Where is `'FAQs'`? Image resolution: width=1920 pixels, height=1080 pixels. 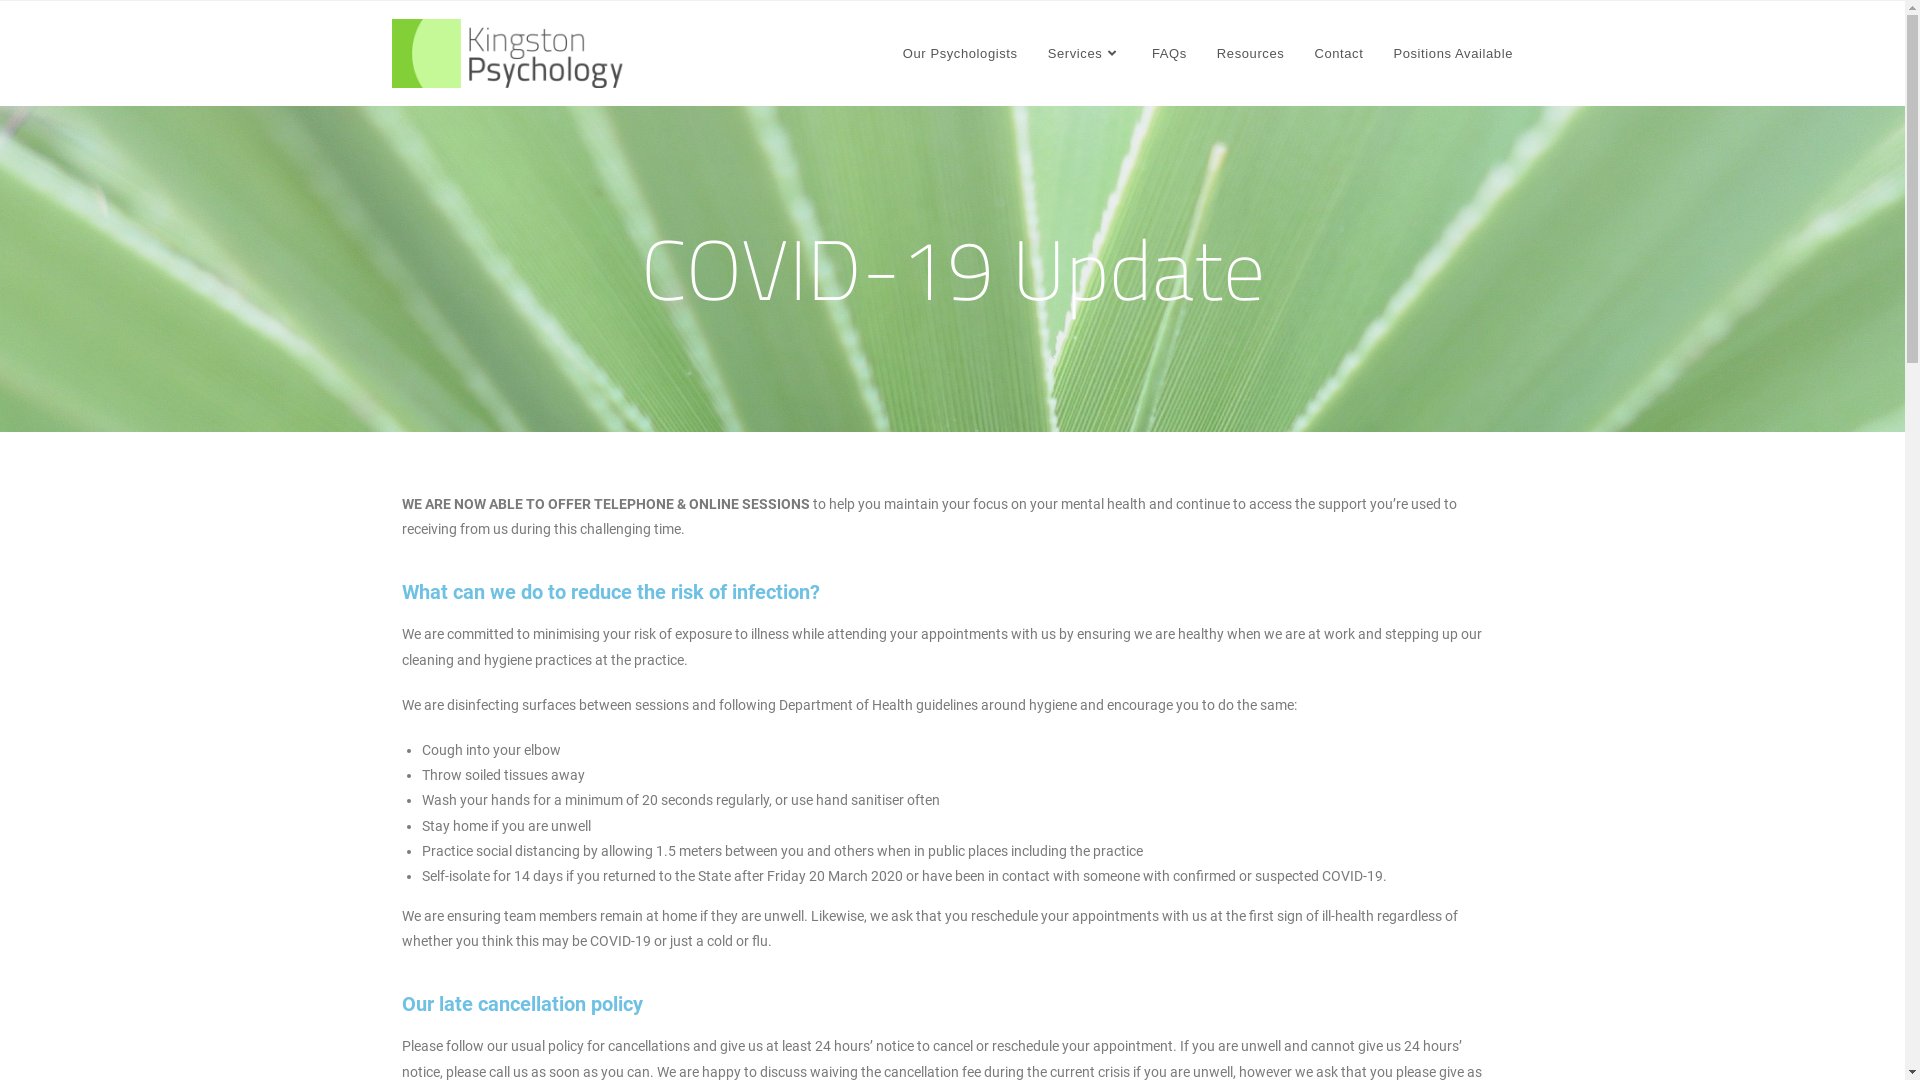
'FAQs' is located at coordinates (1137, 52).